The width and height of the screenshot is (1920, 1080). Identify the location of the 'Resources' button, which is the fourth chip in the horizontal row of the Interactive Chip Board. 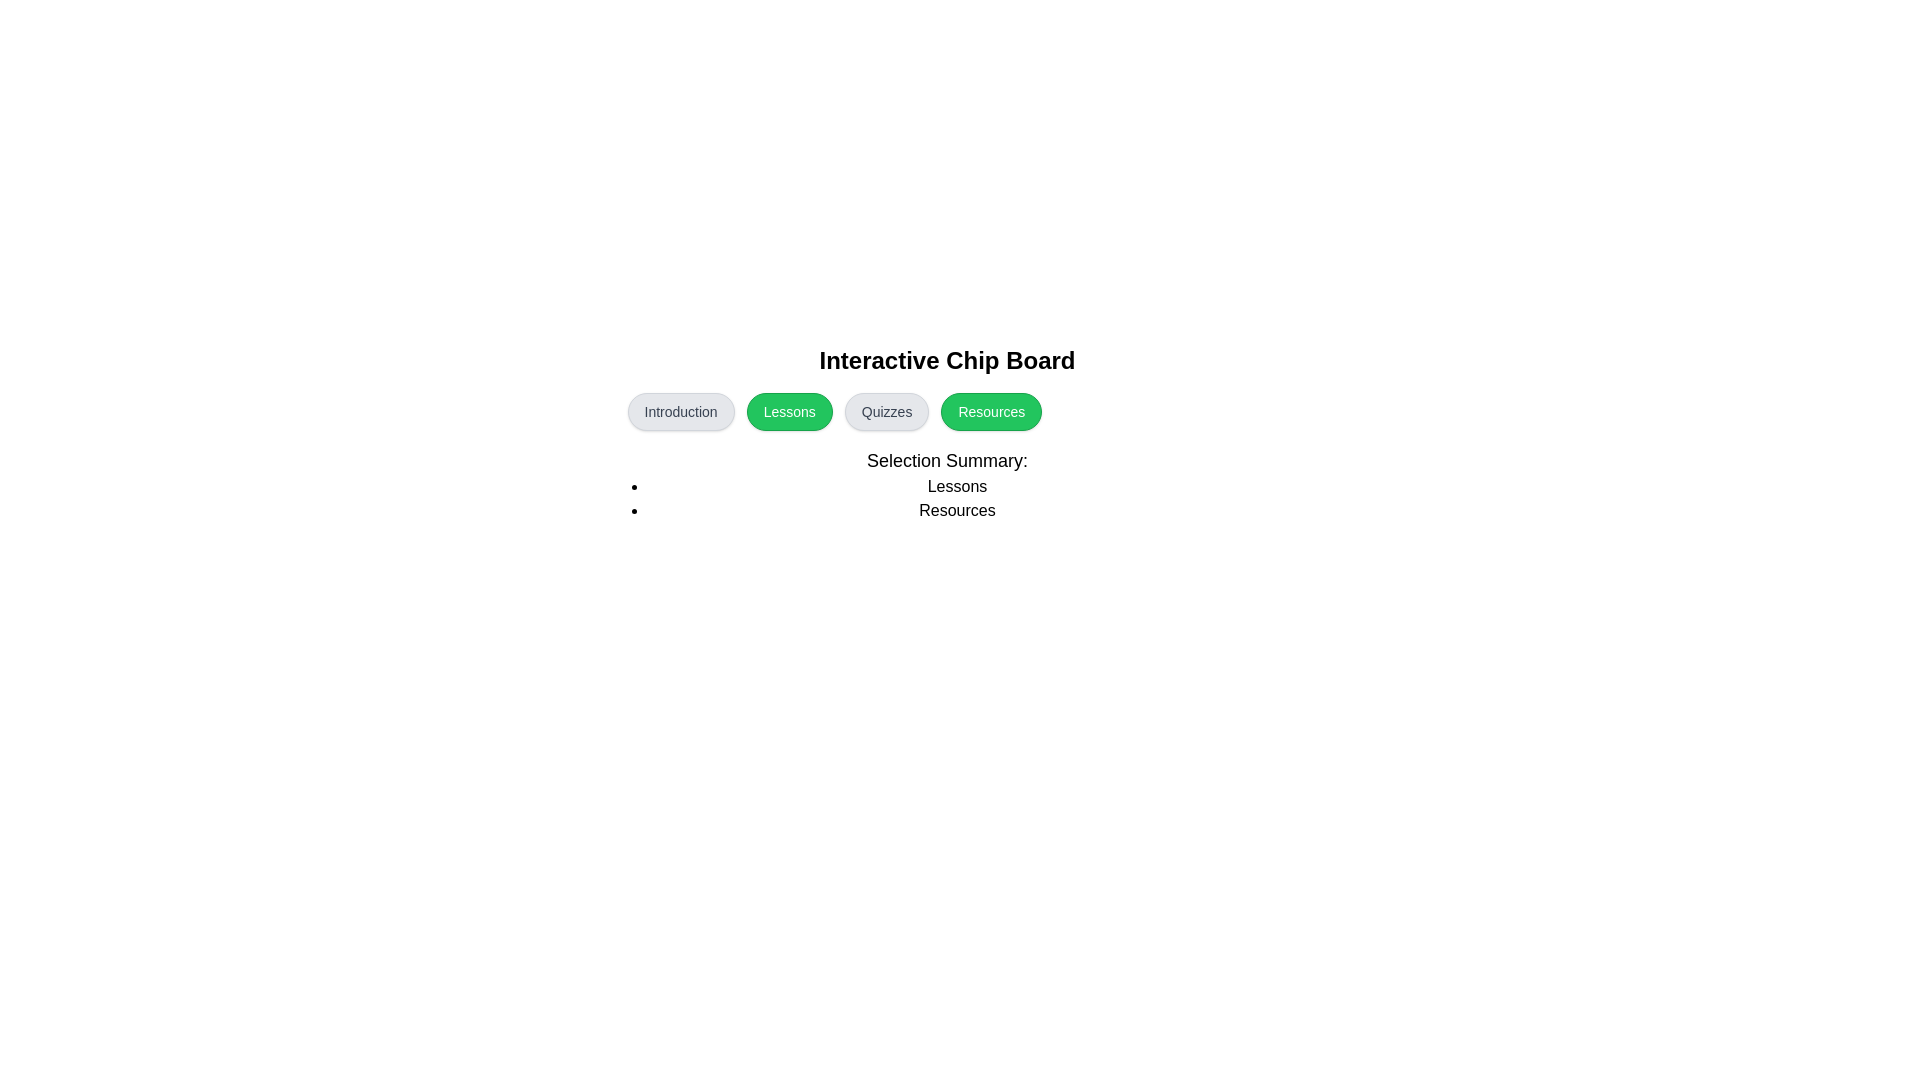
(946, 433).